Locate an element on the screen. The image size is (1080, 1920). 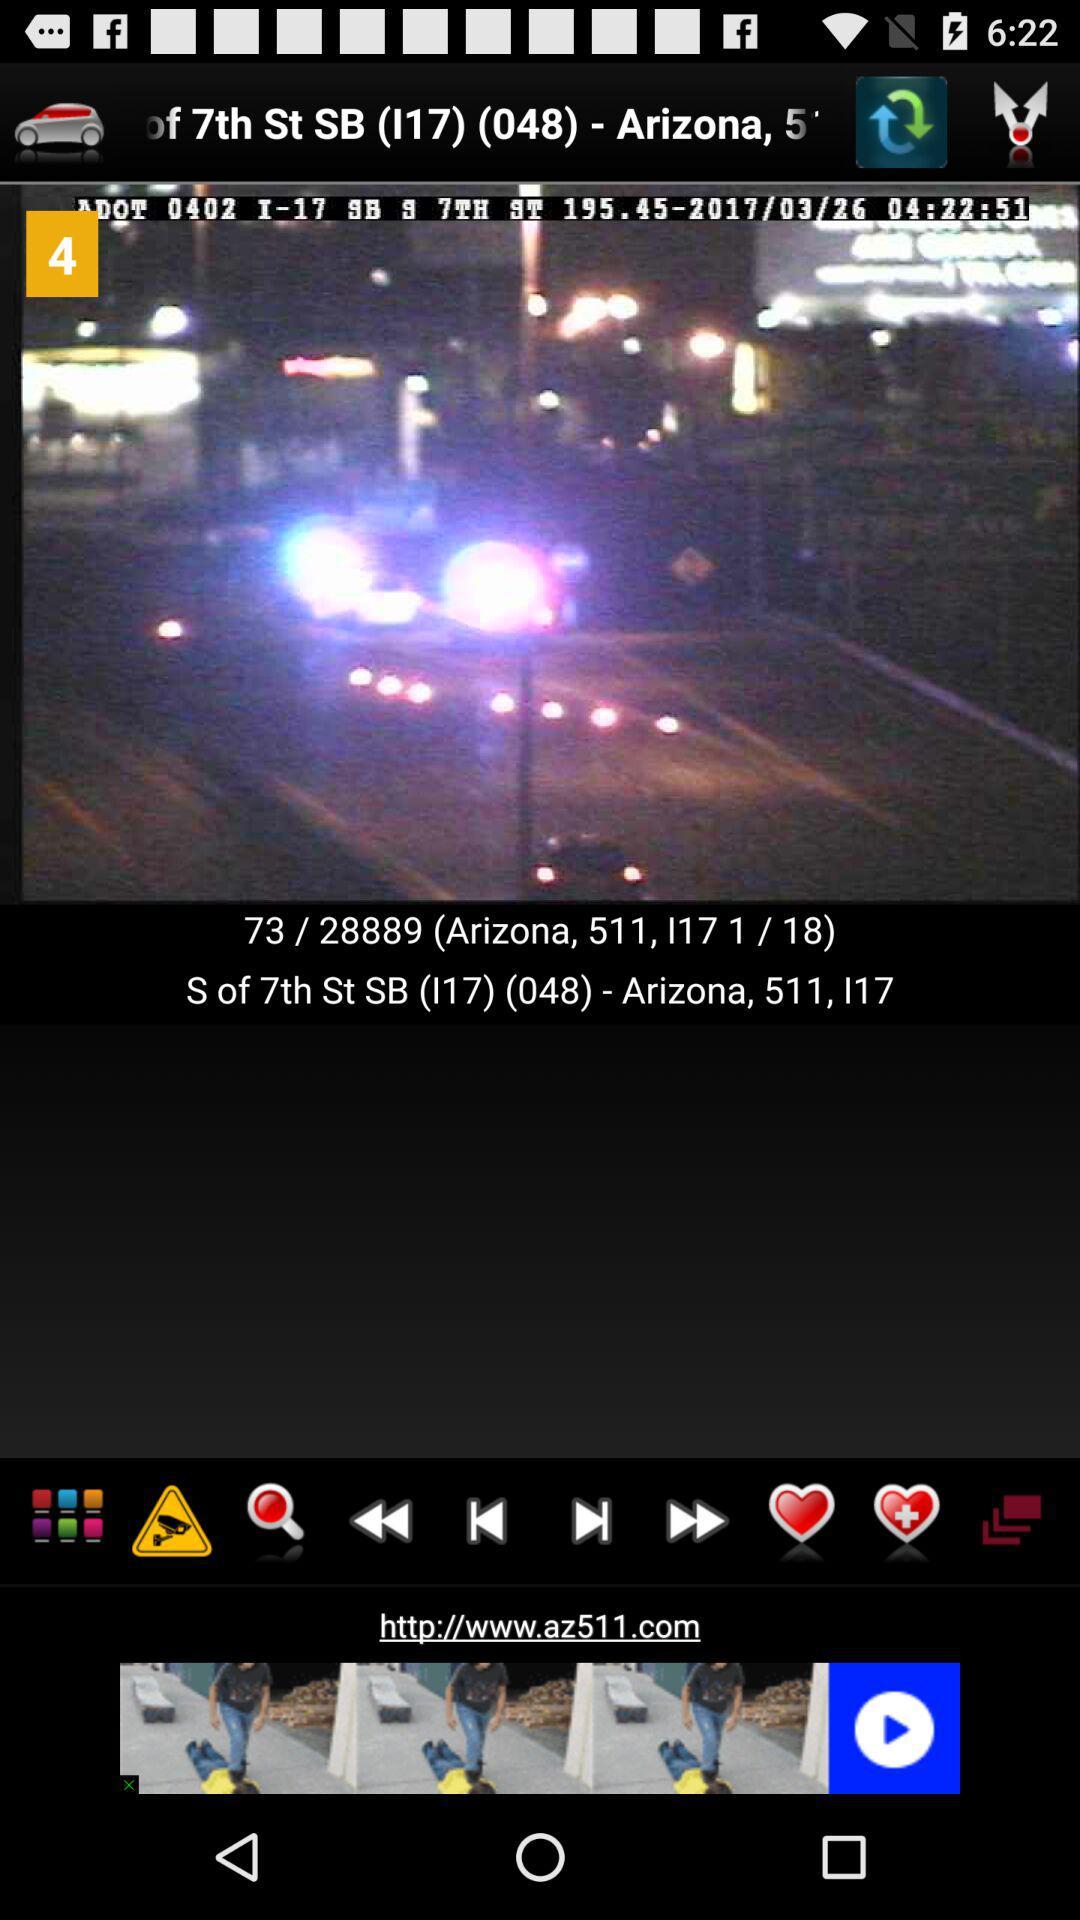
the dashboard icon is located at coordinates (66, 1627).